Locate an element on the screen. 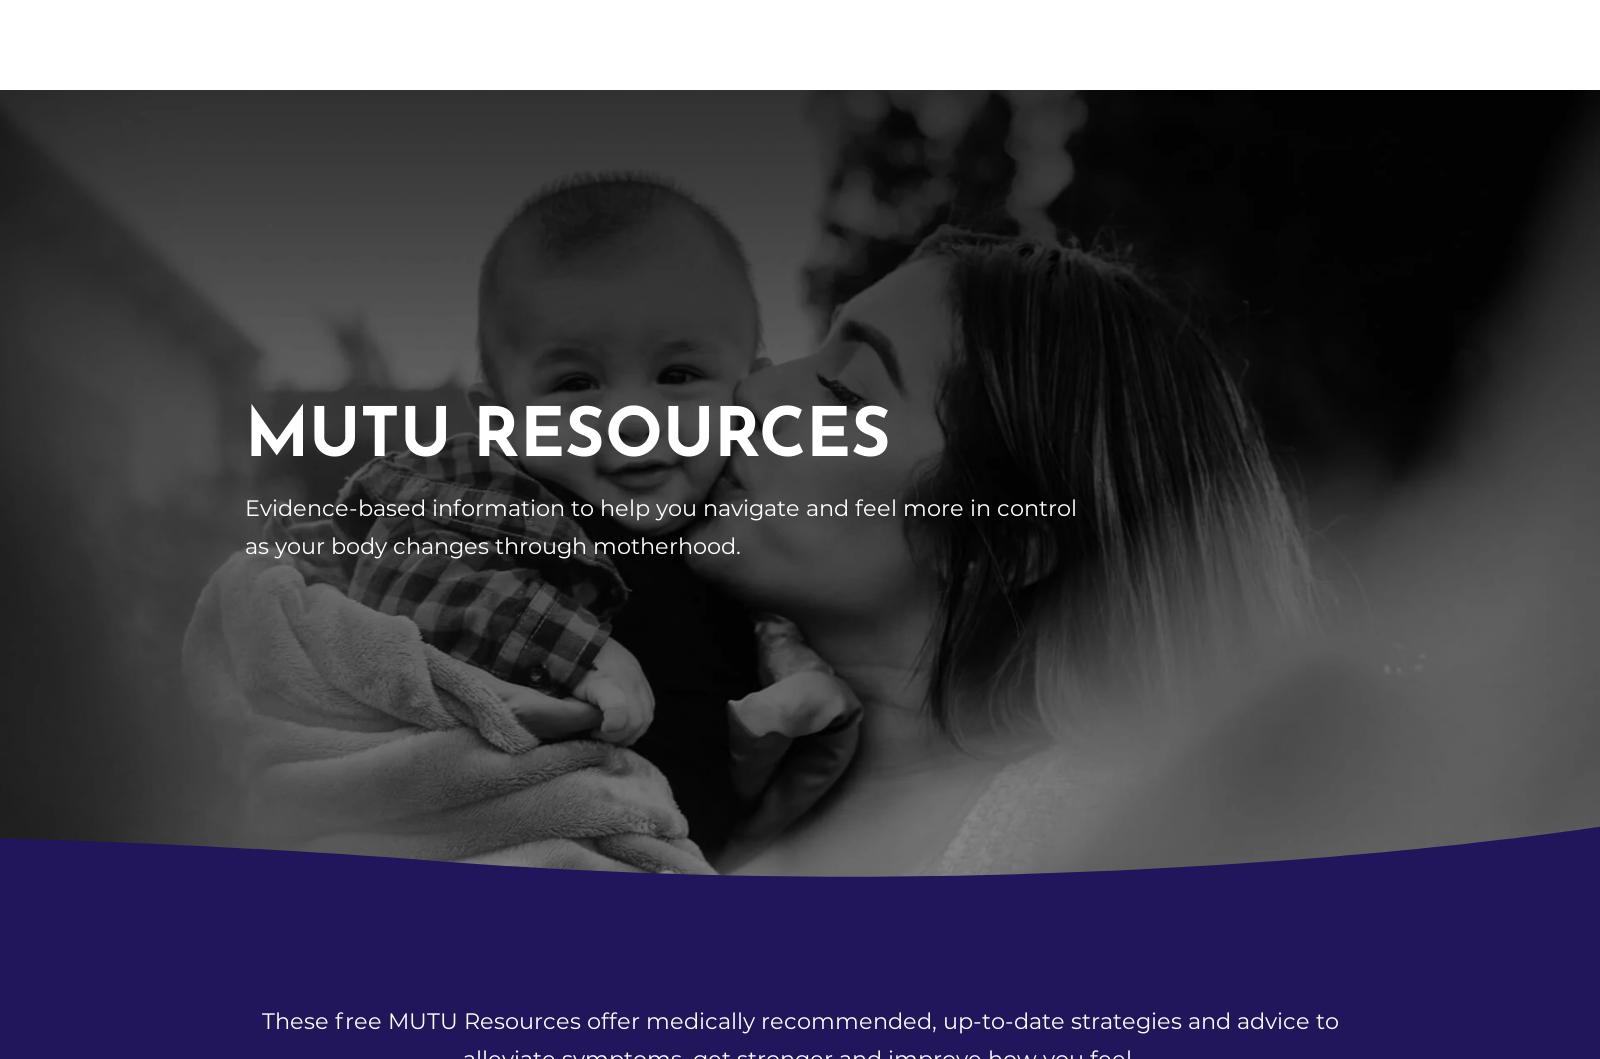 The image size is (1600, 1059). 'Pelvic Girdle Pain and SPD exercises' is located at coordinates (1179, 263).